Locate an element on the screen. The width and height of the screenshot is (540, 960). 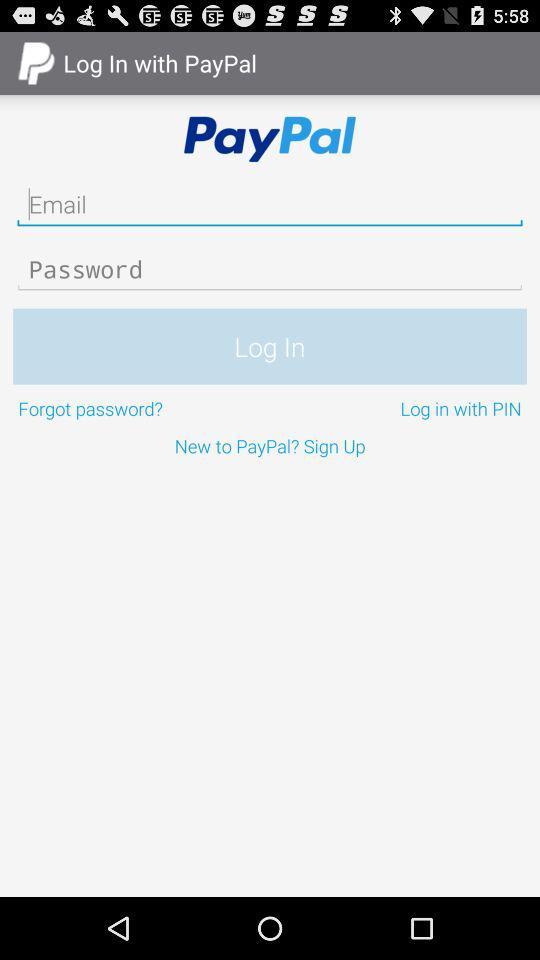
item above new to paypal app is located at coordinates (140, 407).